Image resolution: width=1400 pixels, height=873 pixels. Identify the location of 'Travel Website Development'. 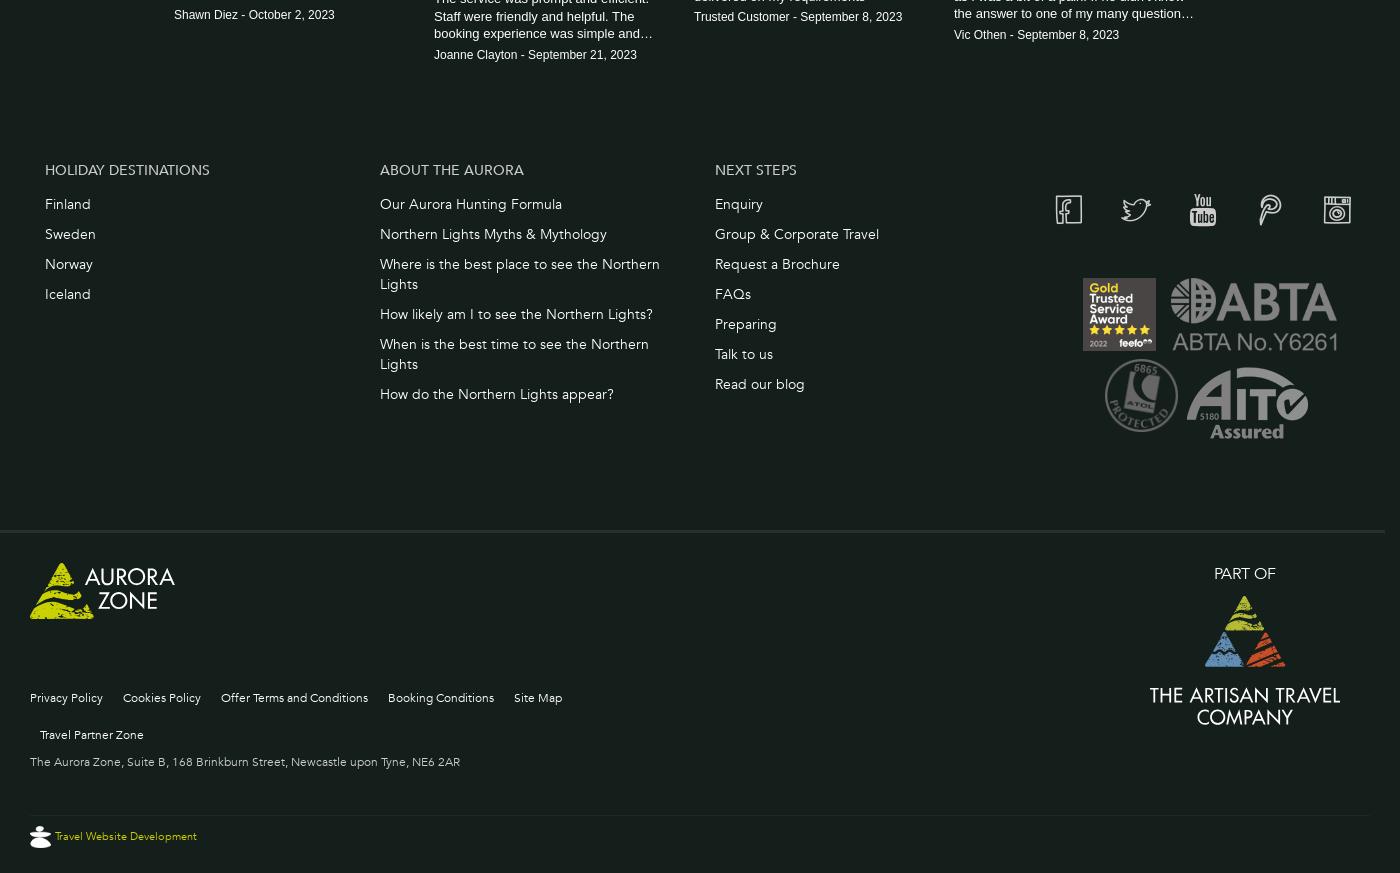
(126, 835).